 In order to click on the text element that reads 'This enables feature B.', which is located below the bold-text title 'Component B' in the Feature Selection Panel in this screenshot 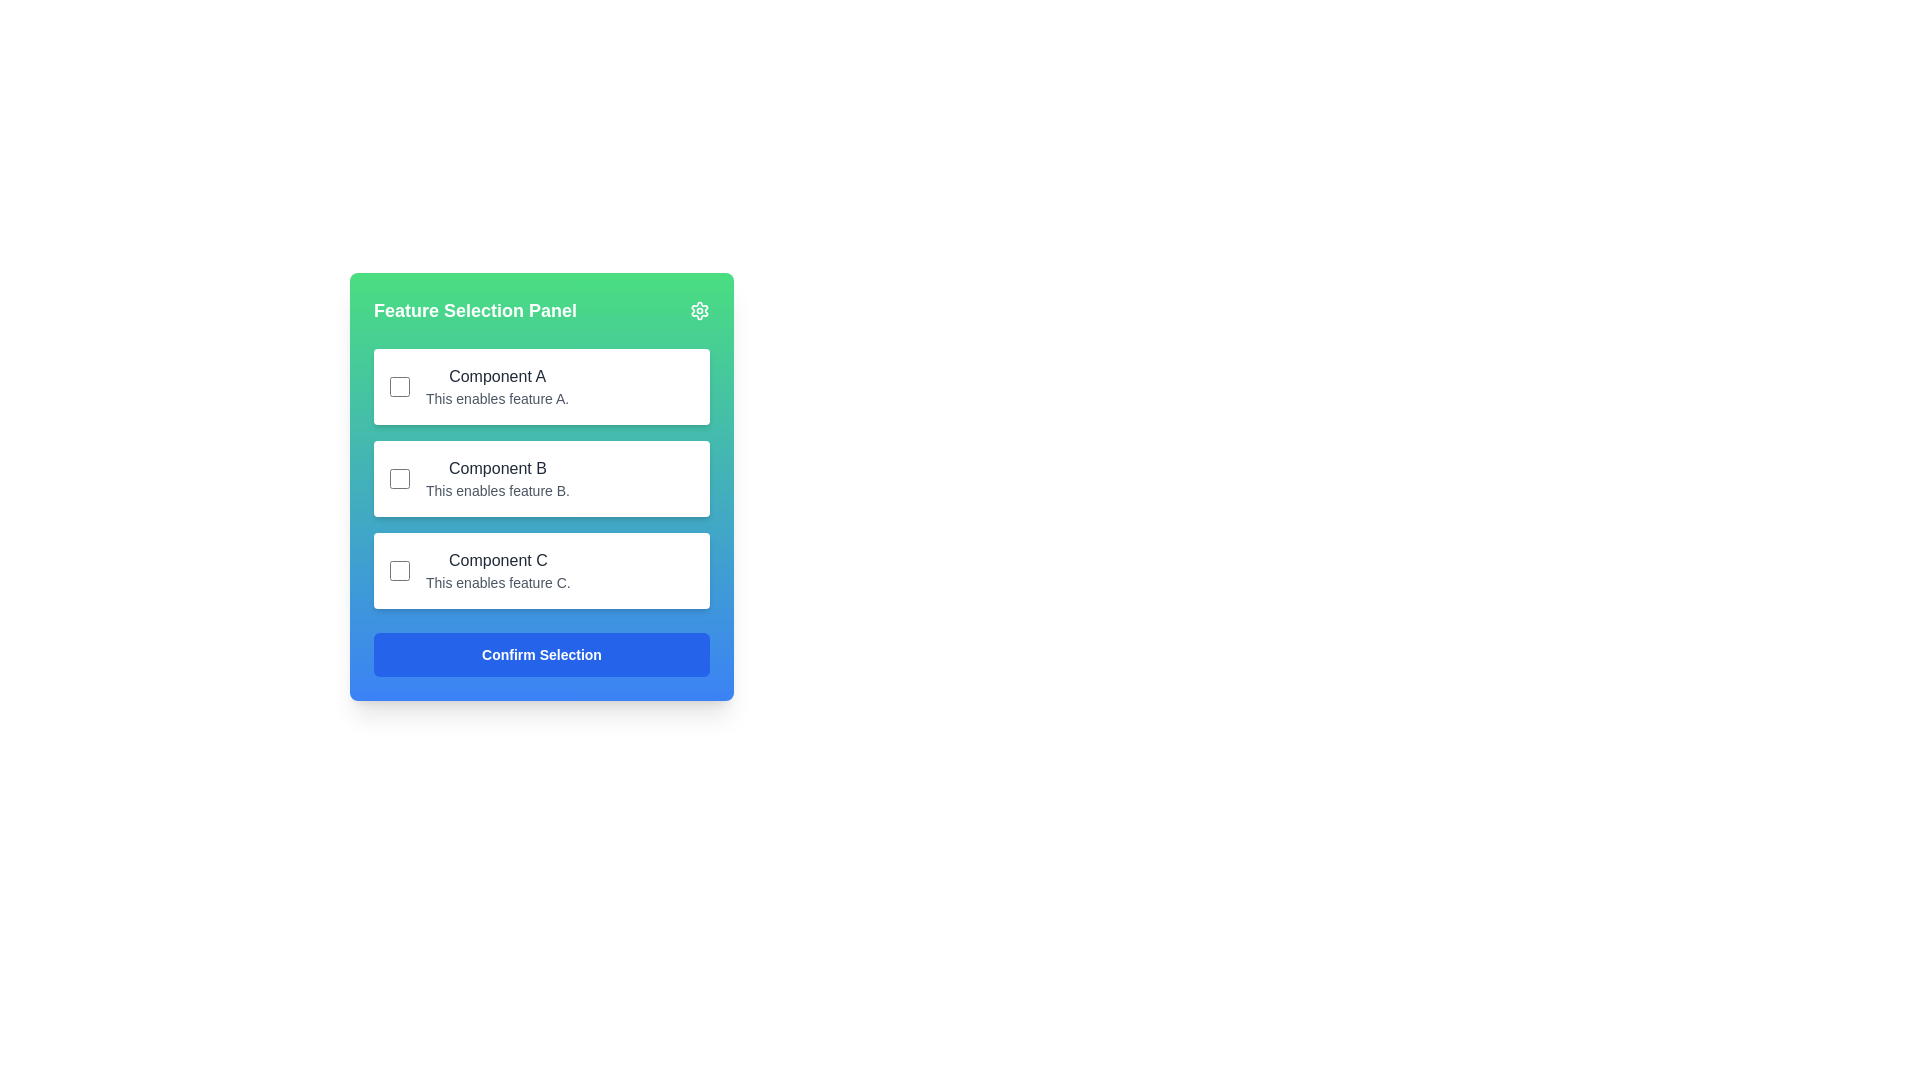, I will do `click(498, 490)`.